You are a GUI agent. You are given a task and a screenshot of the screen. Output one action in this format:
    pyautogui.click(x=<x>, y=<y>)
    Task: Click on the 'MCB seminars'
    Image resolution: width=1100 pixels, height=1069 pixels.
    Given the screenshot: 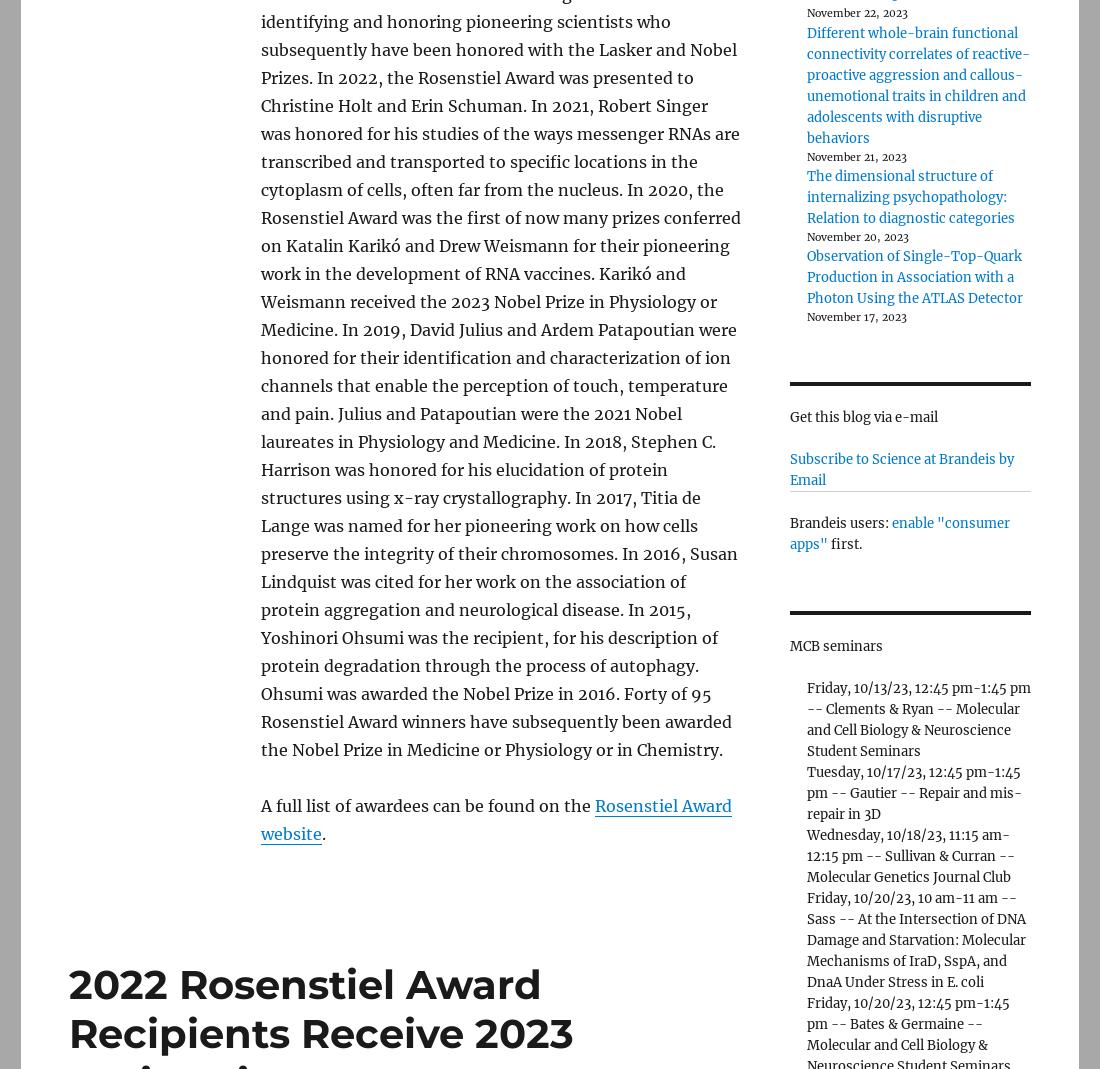 What is the action you would take?
    pyautogui.click(x=835, y=644)
    